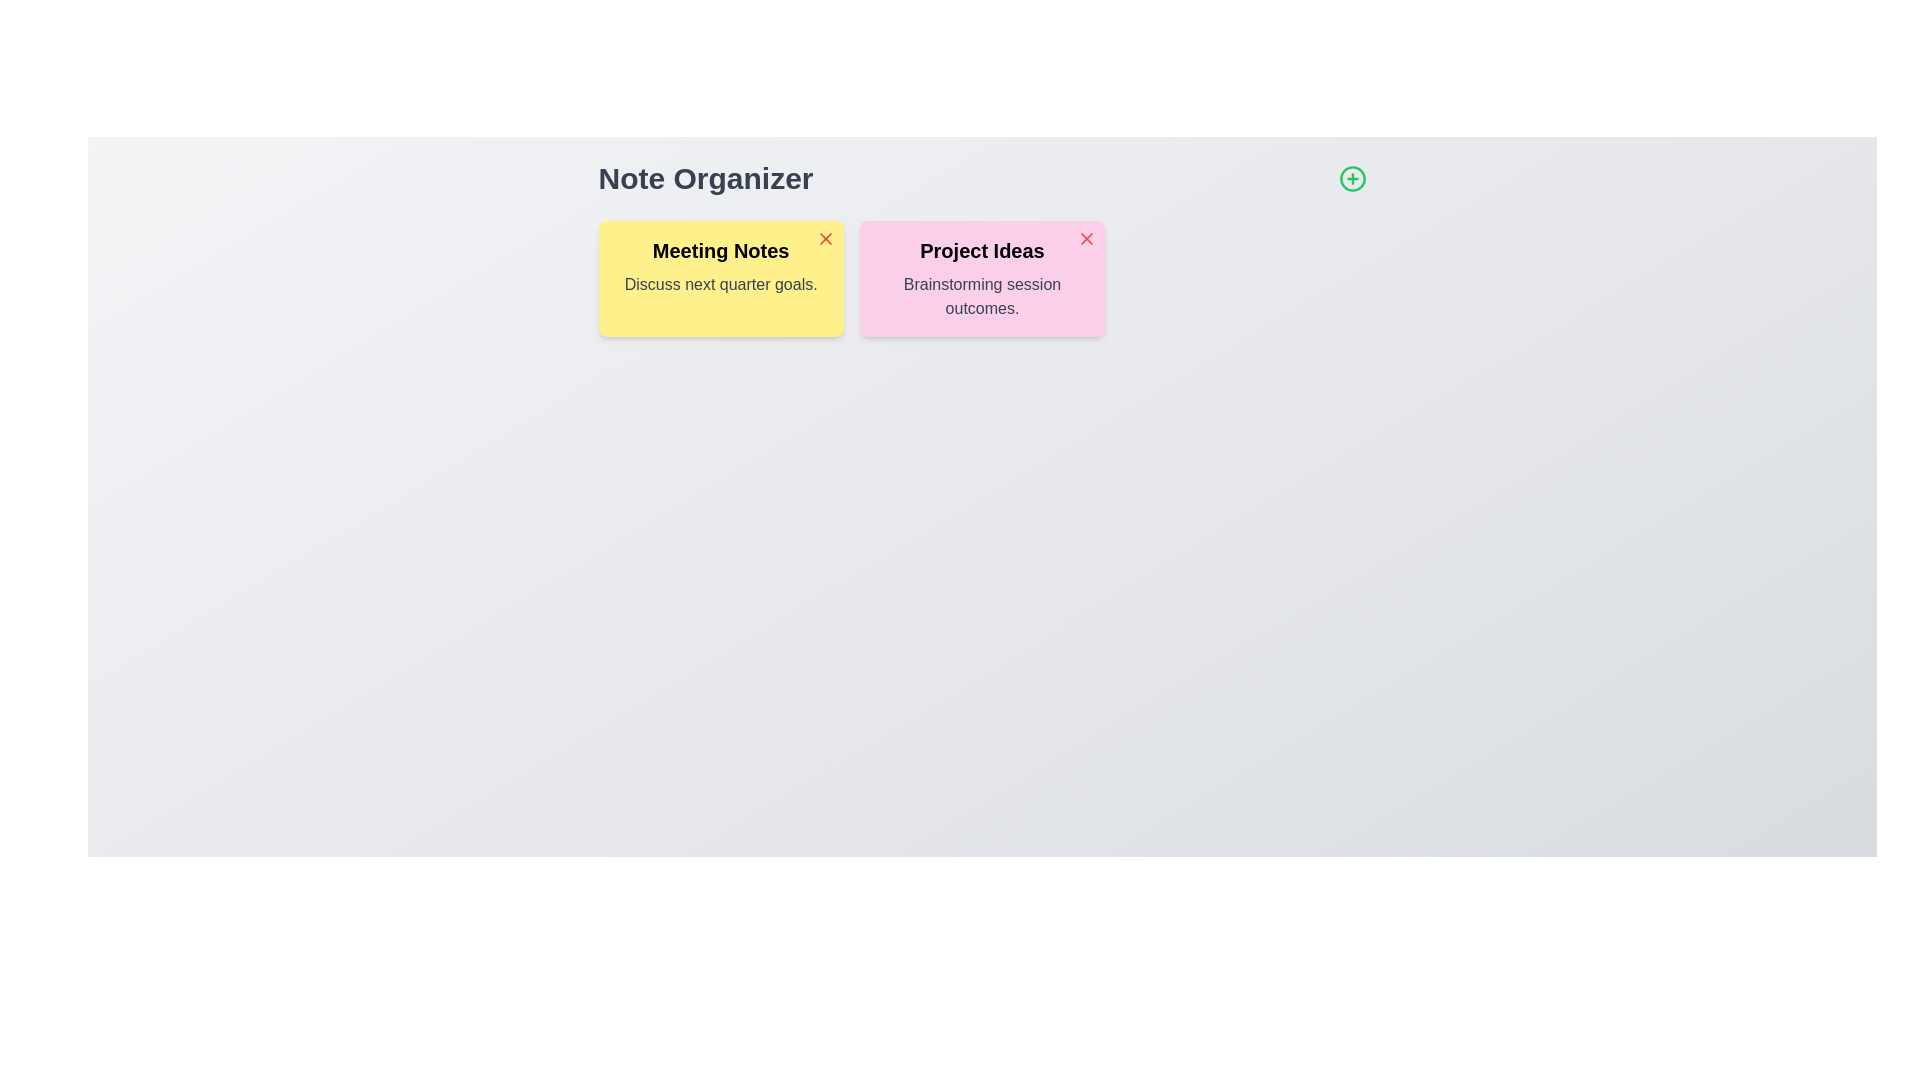 This screenshot has width=1920, height=1080. What do you see at coordinates (982, 297) in the screenshot?
I see `the text block containing 'Brainstorming session outcomes.' which is styled with gray text and located inside a pink rectangle with rounded corners beneath the title 'Project Ideas'` at bounding box center [982, 297].